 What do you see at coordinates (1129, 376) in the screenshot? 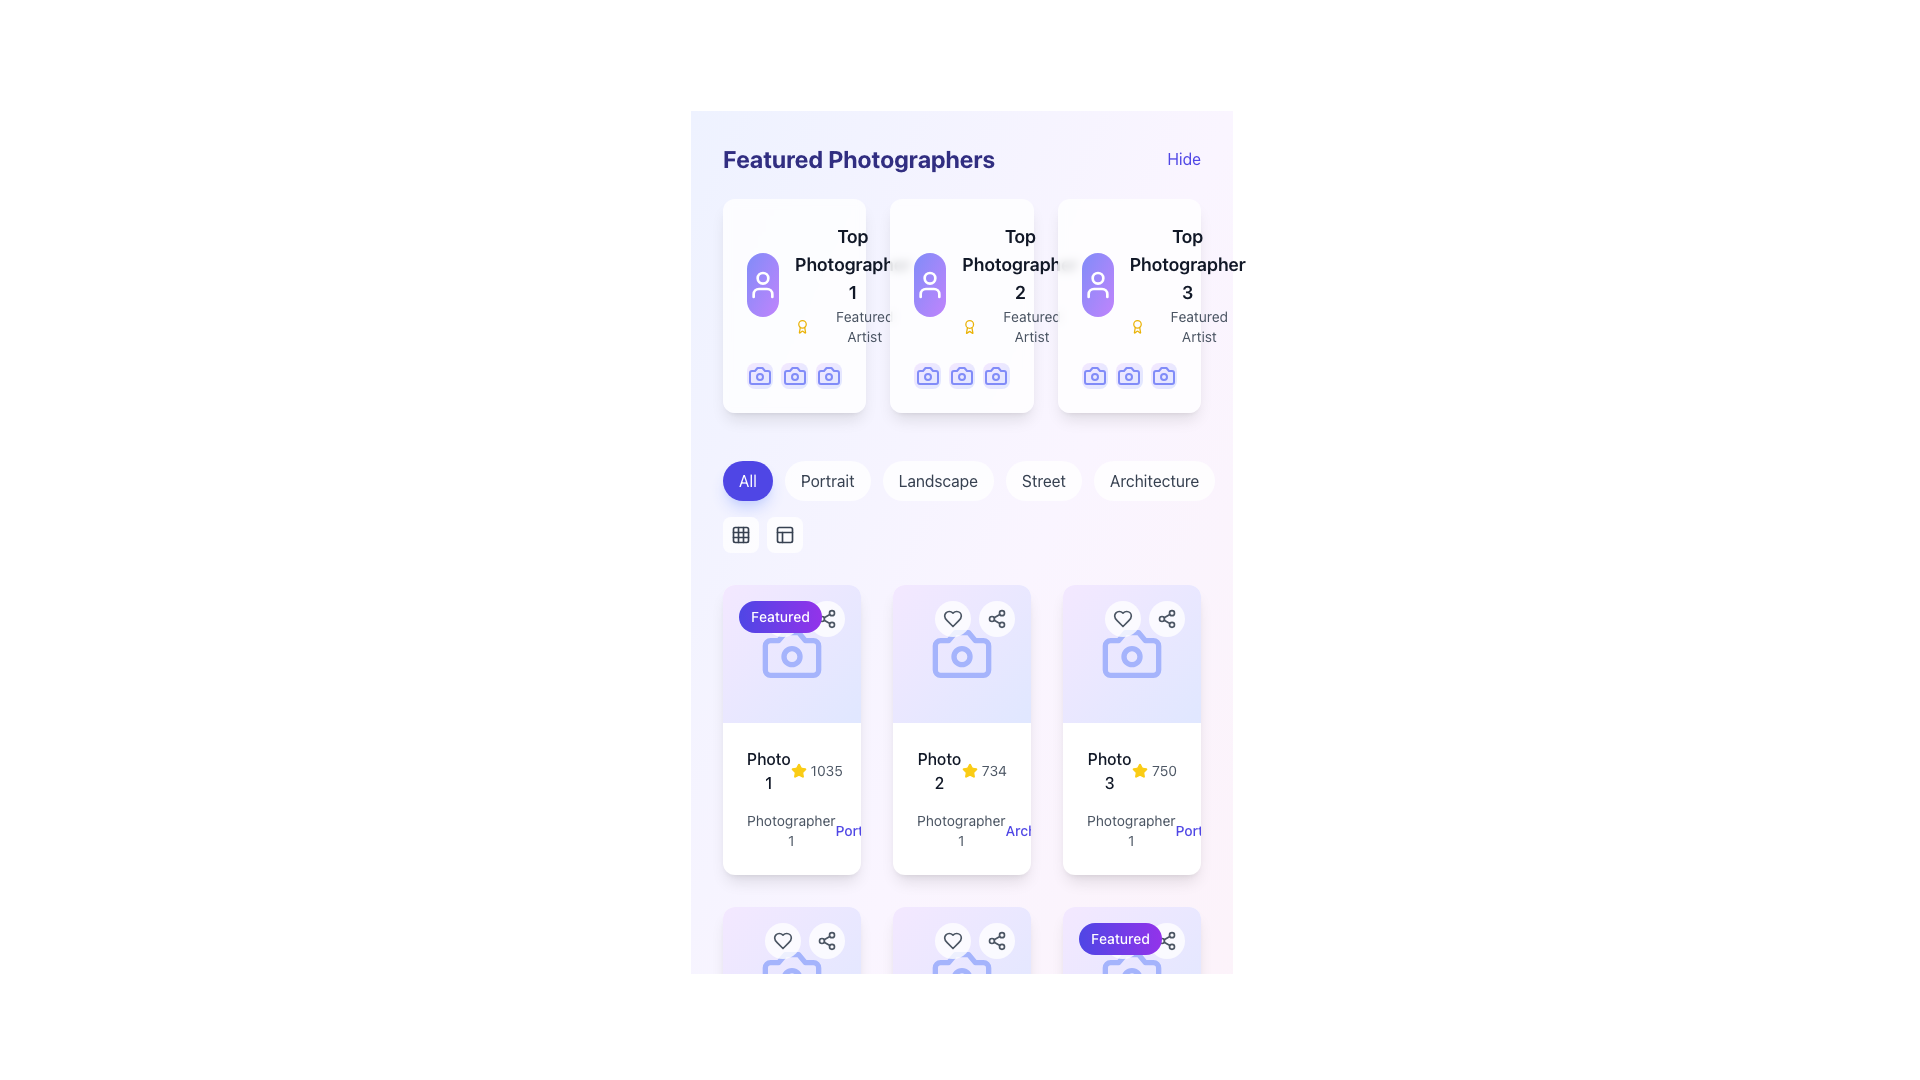
I see `the middle icon in the bottom row of controls within the third card titled 'Top Photographer 3' to invoke its camera functions` at bounding box center [1129, 376].